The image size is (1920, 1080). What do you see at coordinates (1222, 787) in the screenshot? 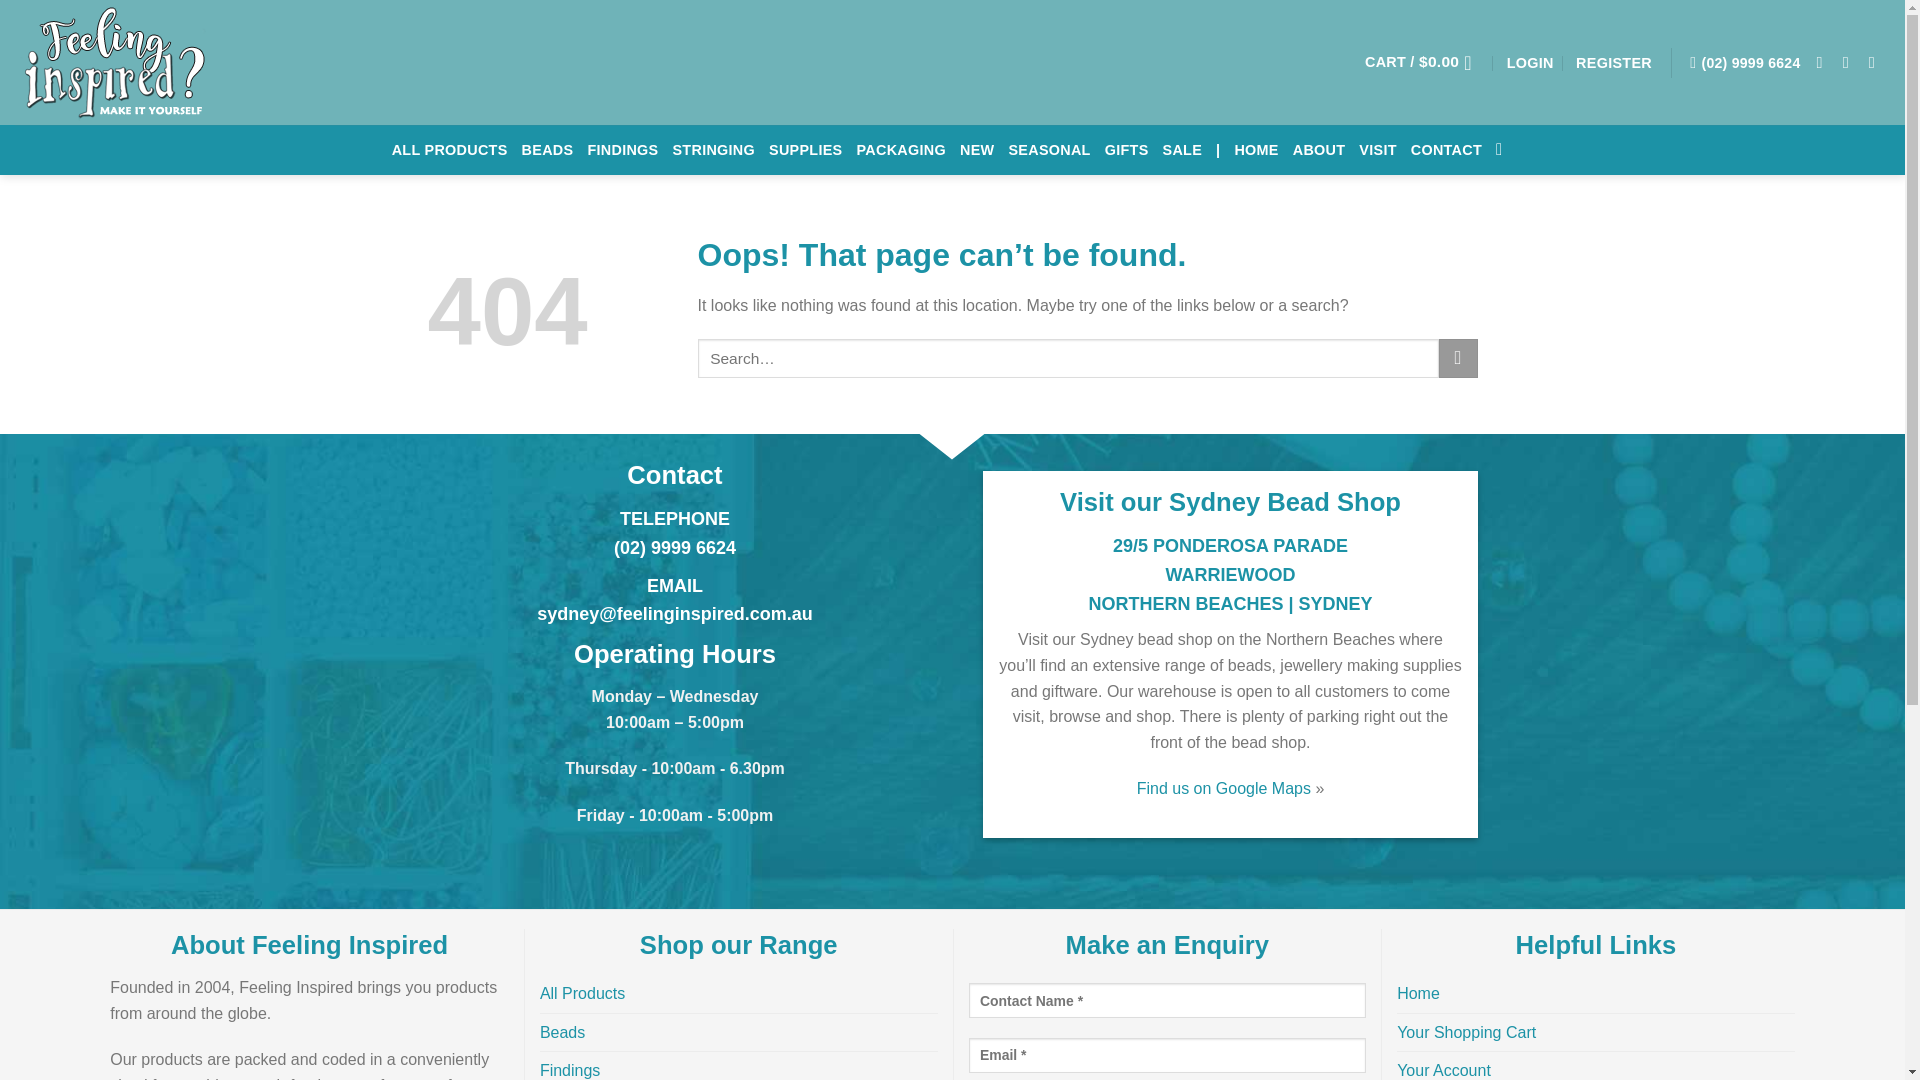
I see `'Find us on Google Maps'` at bounding box center [1222, 787].